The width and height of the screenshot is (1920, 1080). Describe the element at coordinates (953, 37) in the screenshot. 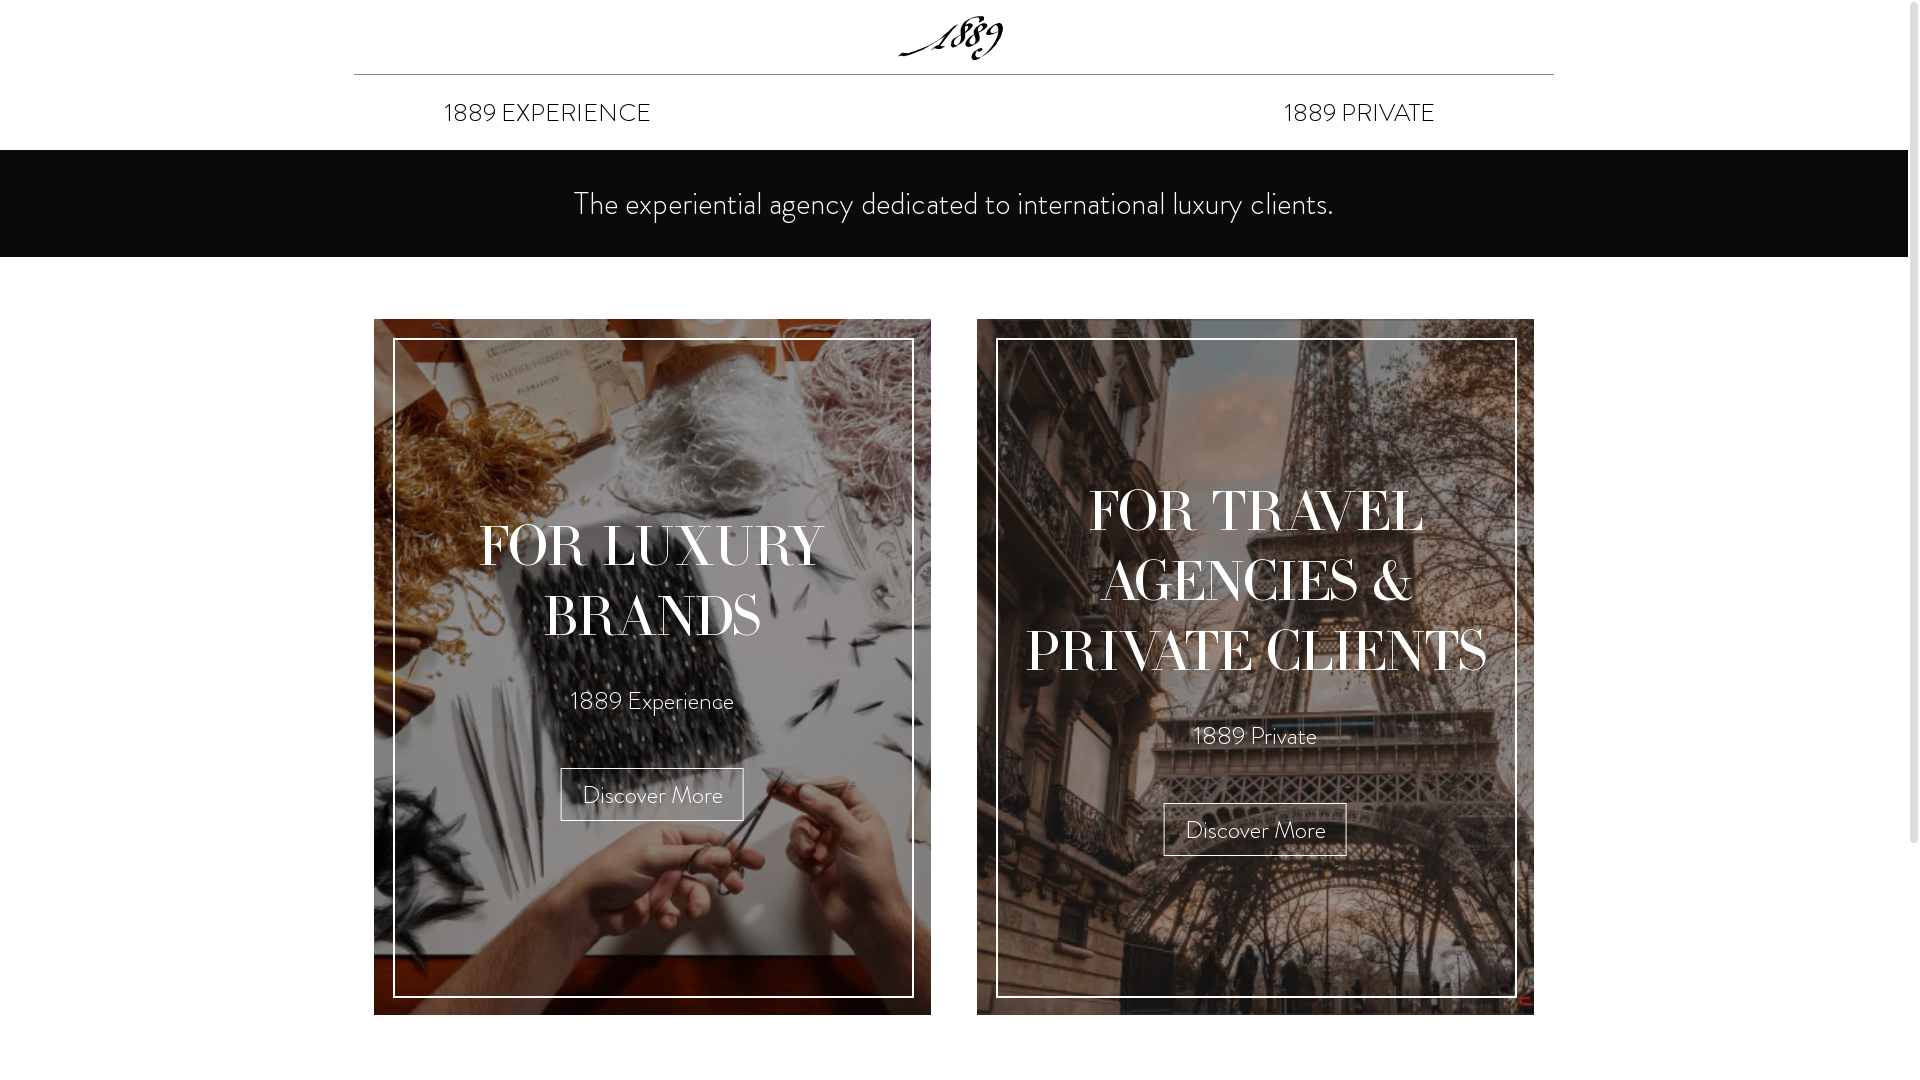

I see `'1889'` at that location.